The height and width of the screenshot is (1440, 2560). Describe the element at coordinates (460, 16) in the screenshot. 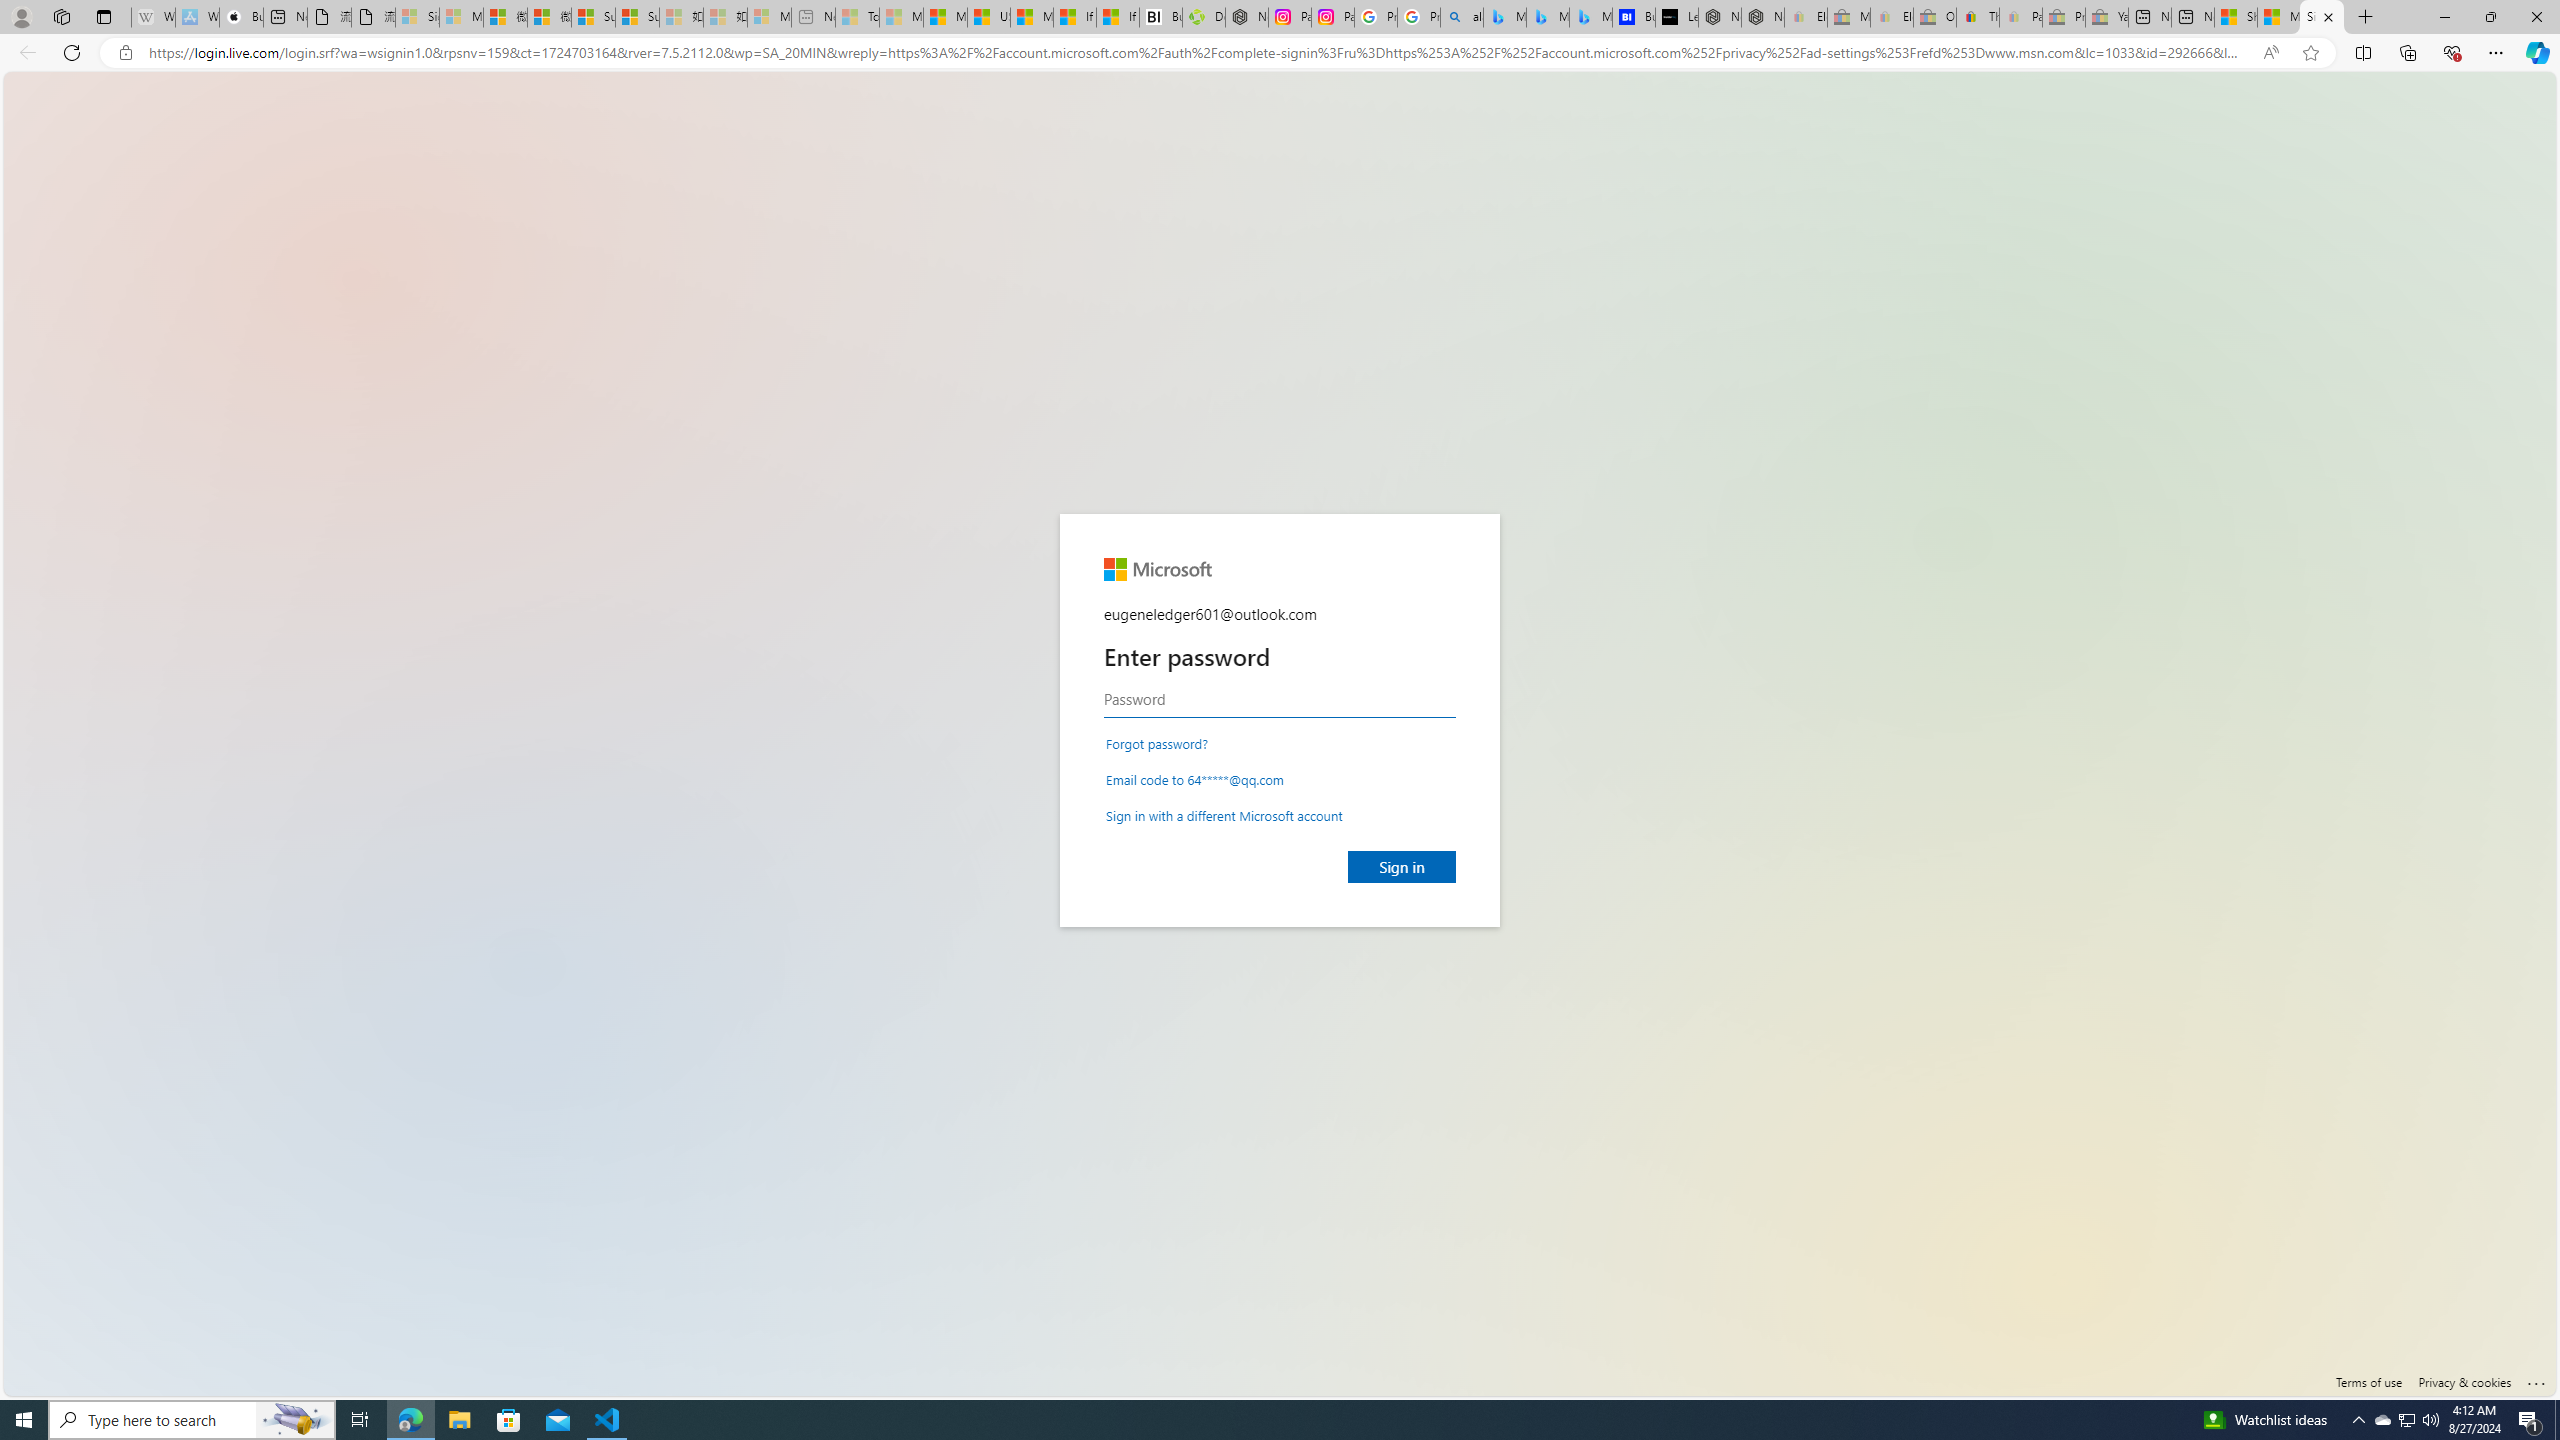

I see `'Microsoft Services Agreement - Sleeping'` at that location.